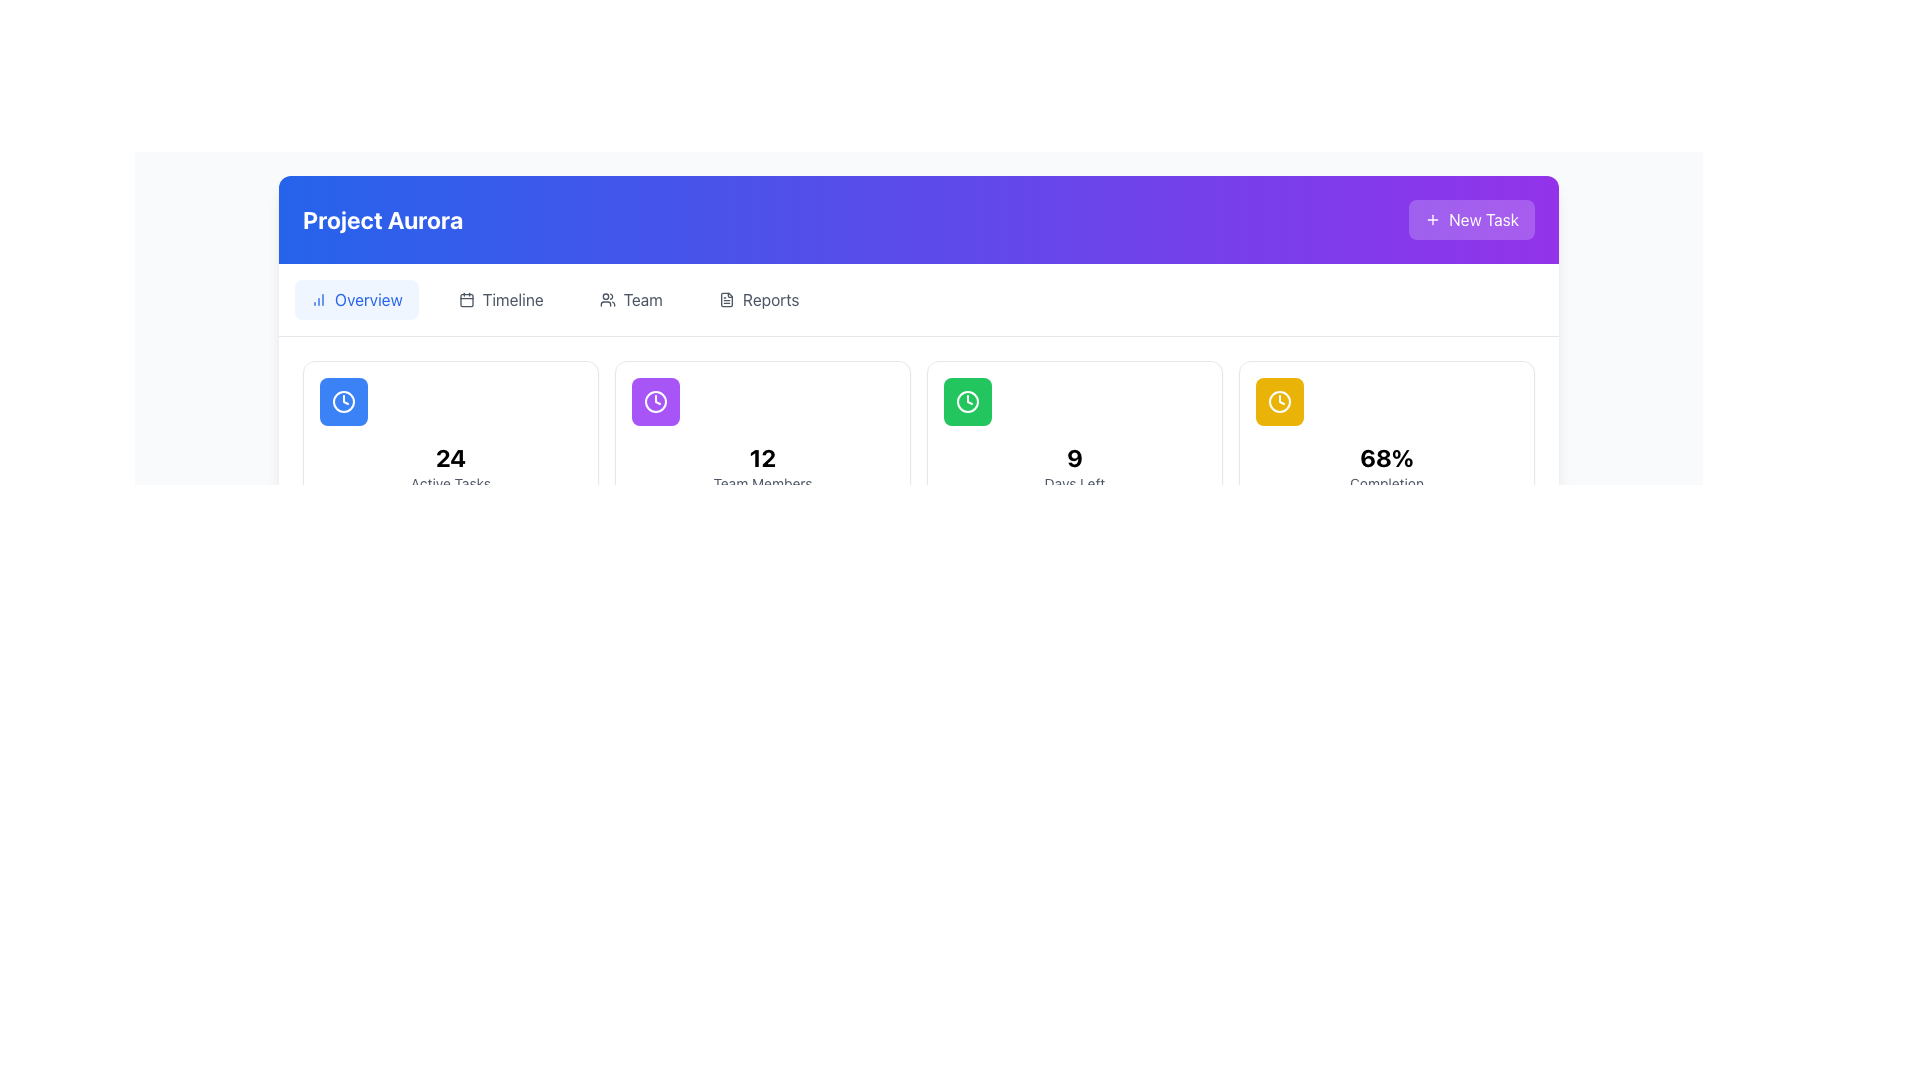 This screenshot has height=1080, width=1920. Describe the element at coordinates (968, 401) in the screenshot. I see `central circular portion of the clock icon in the dashboard, which is the third icon in a row of four, to gather interaction details` at that location.